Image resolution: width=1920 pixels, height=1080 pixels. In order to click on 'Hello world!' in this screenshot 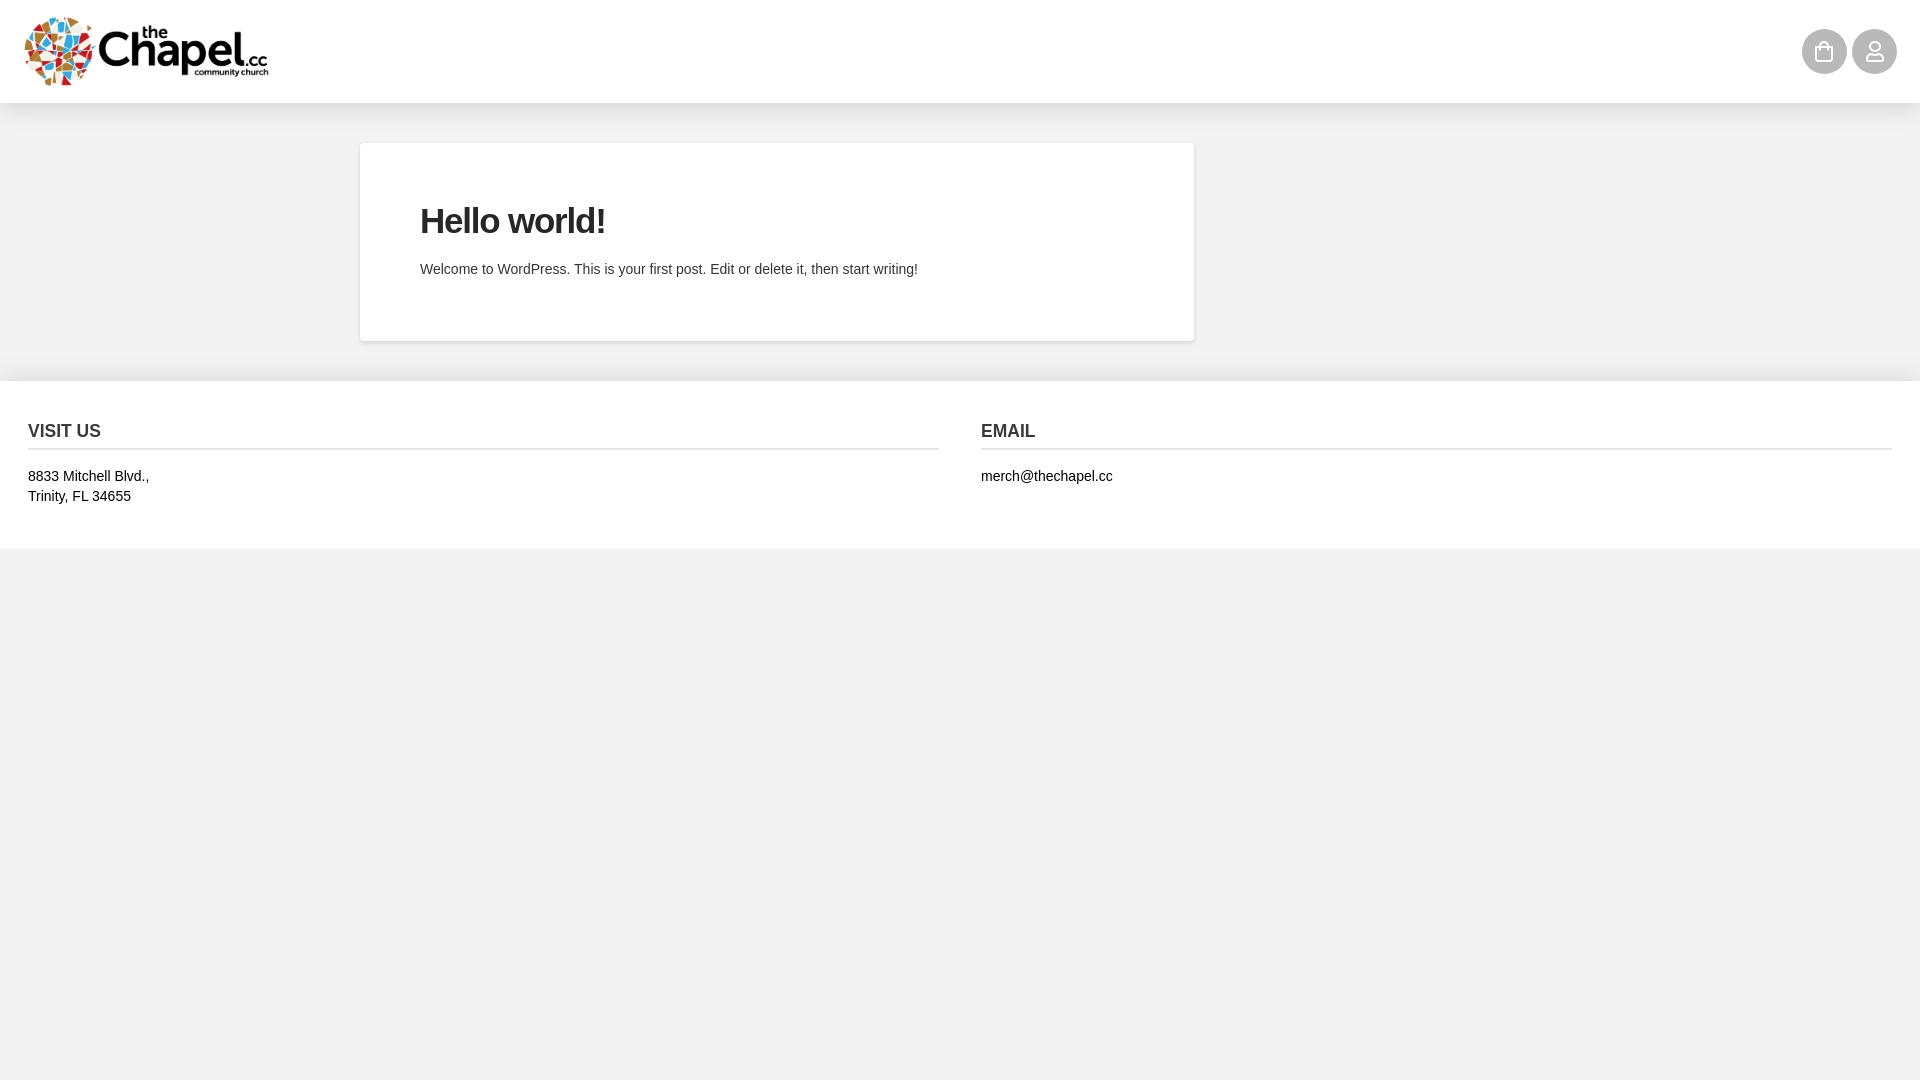, I will do `click(513, 220)`.